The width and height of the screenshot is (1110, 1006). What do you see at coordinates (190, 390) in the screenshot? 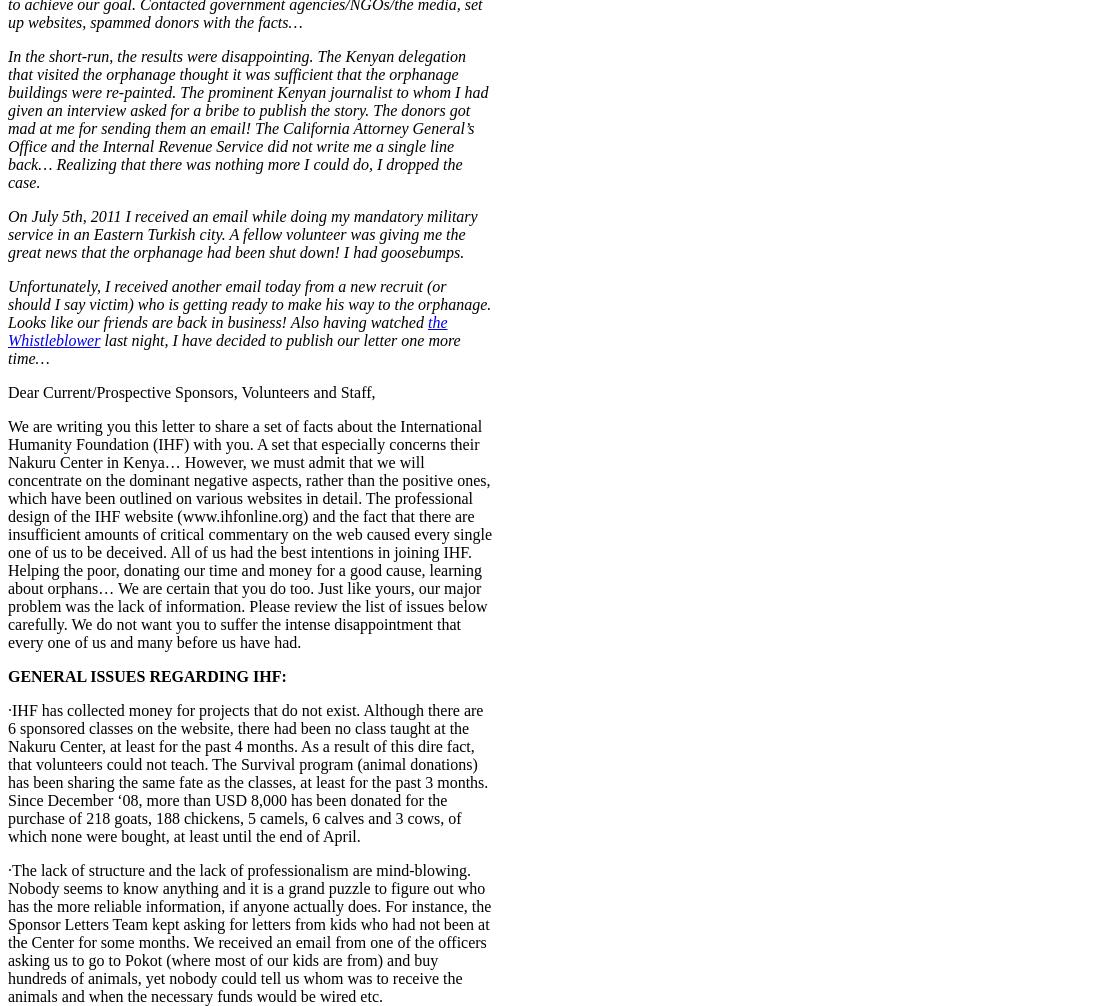
I see `'Dear Current/Prospective Sponsors, Volunteers and Staff,'` at bounding box center [190, 390].